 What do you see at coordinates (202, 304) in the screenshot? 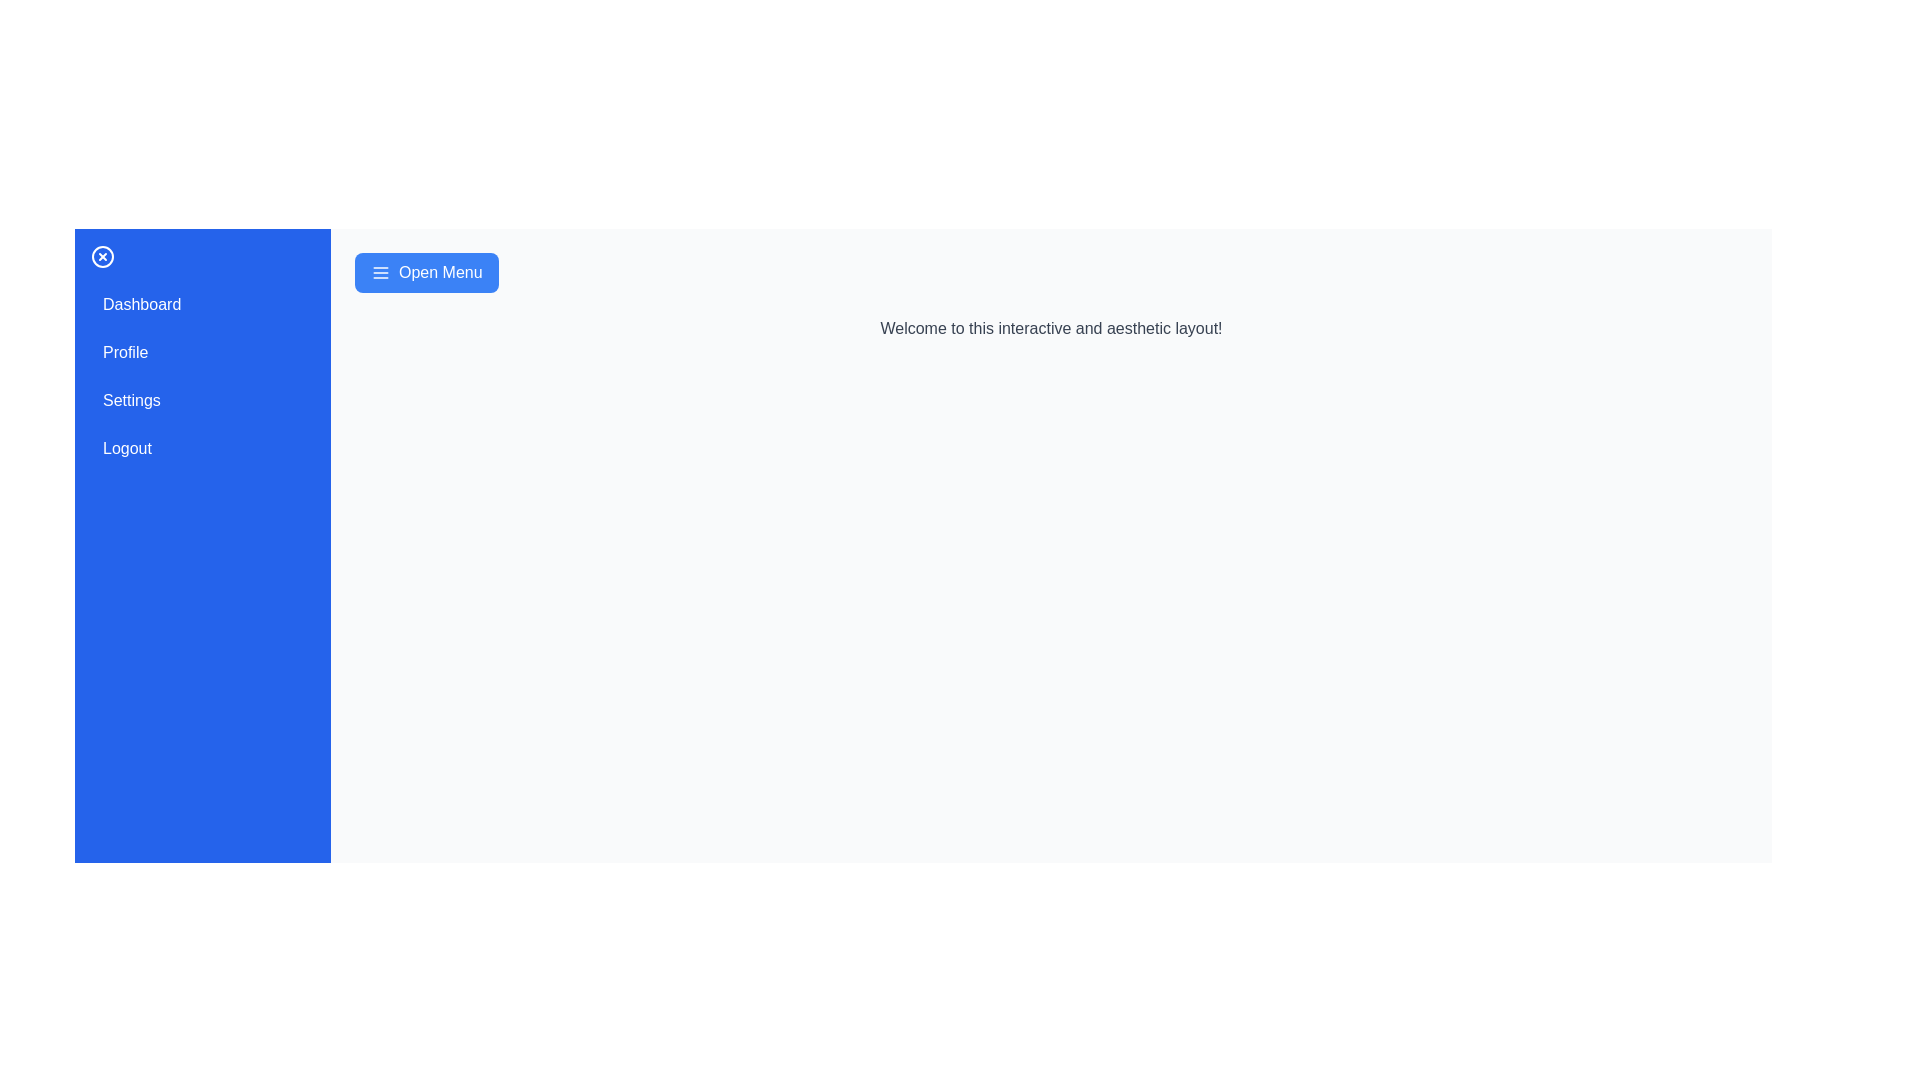
I see `the menu item Dashboard to observe the hover effect` at bounding box center [202, 304].